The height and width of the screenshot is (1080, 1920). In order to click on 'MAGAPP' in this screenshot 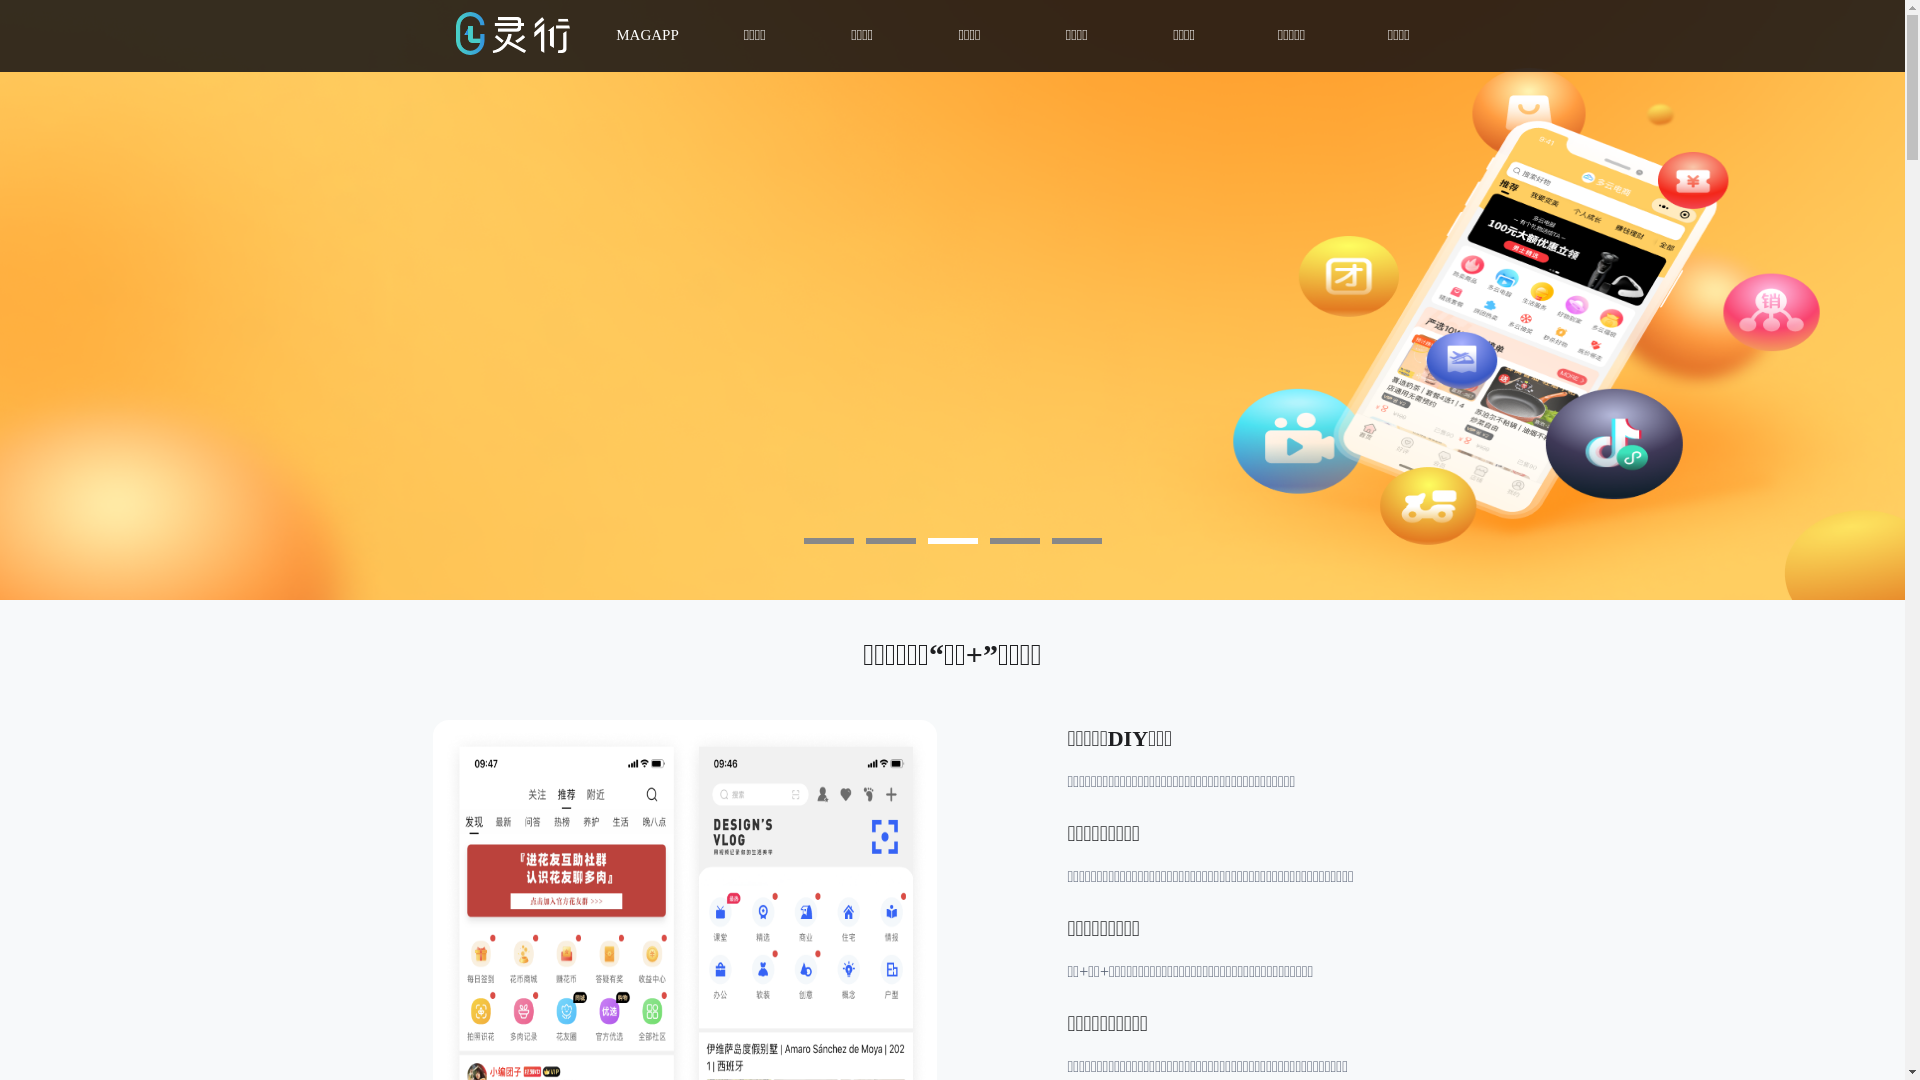, I will do `click(647, 35)`.